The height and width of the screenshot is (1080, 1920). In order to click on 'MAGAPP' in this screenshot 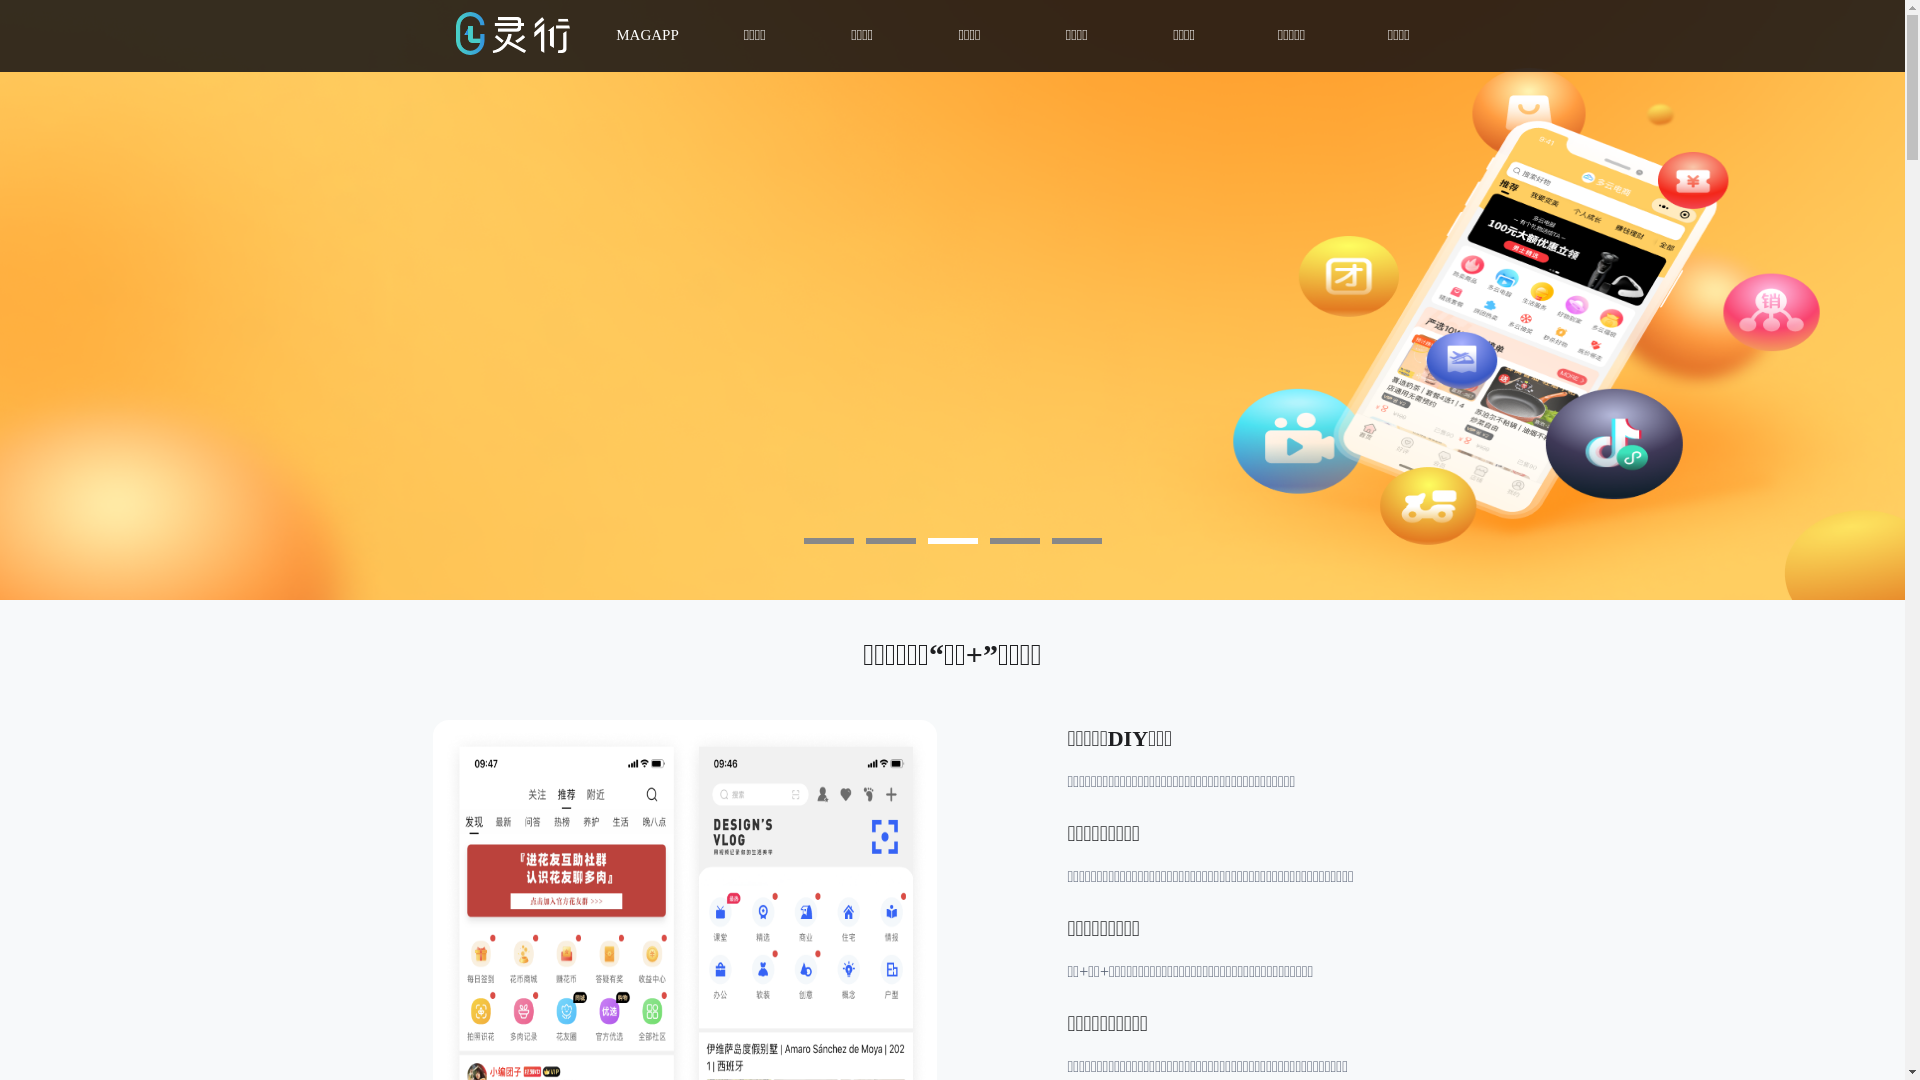, I will do `click(647, 35)`.